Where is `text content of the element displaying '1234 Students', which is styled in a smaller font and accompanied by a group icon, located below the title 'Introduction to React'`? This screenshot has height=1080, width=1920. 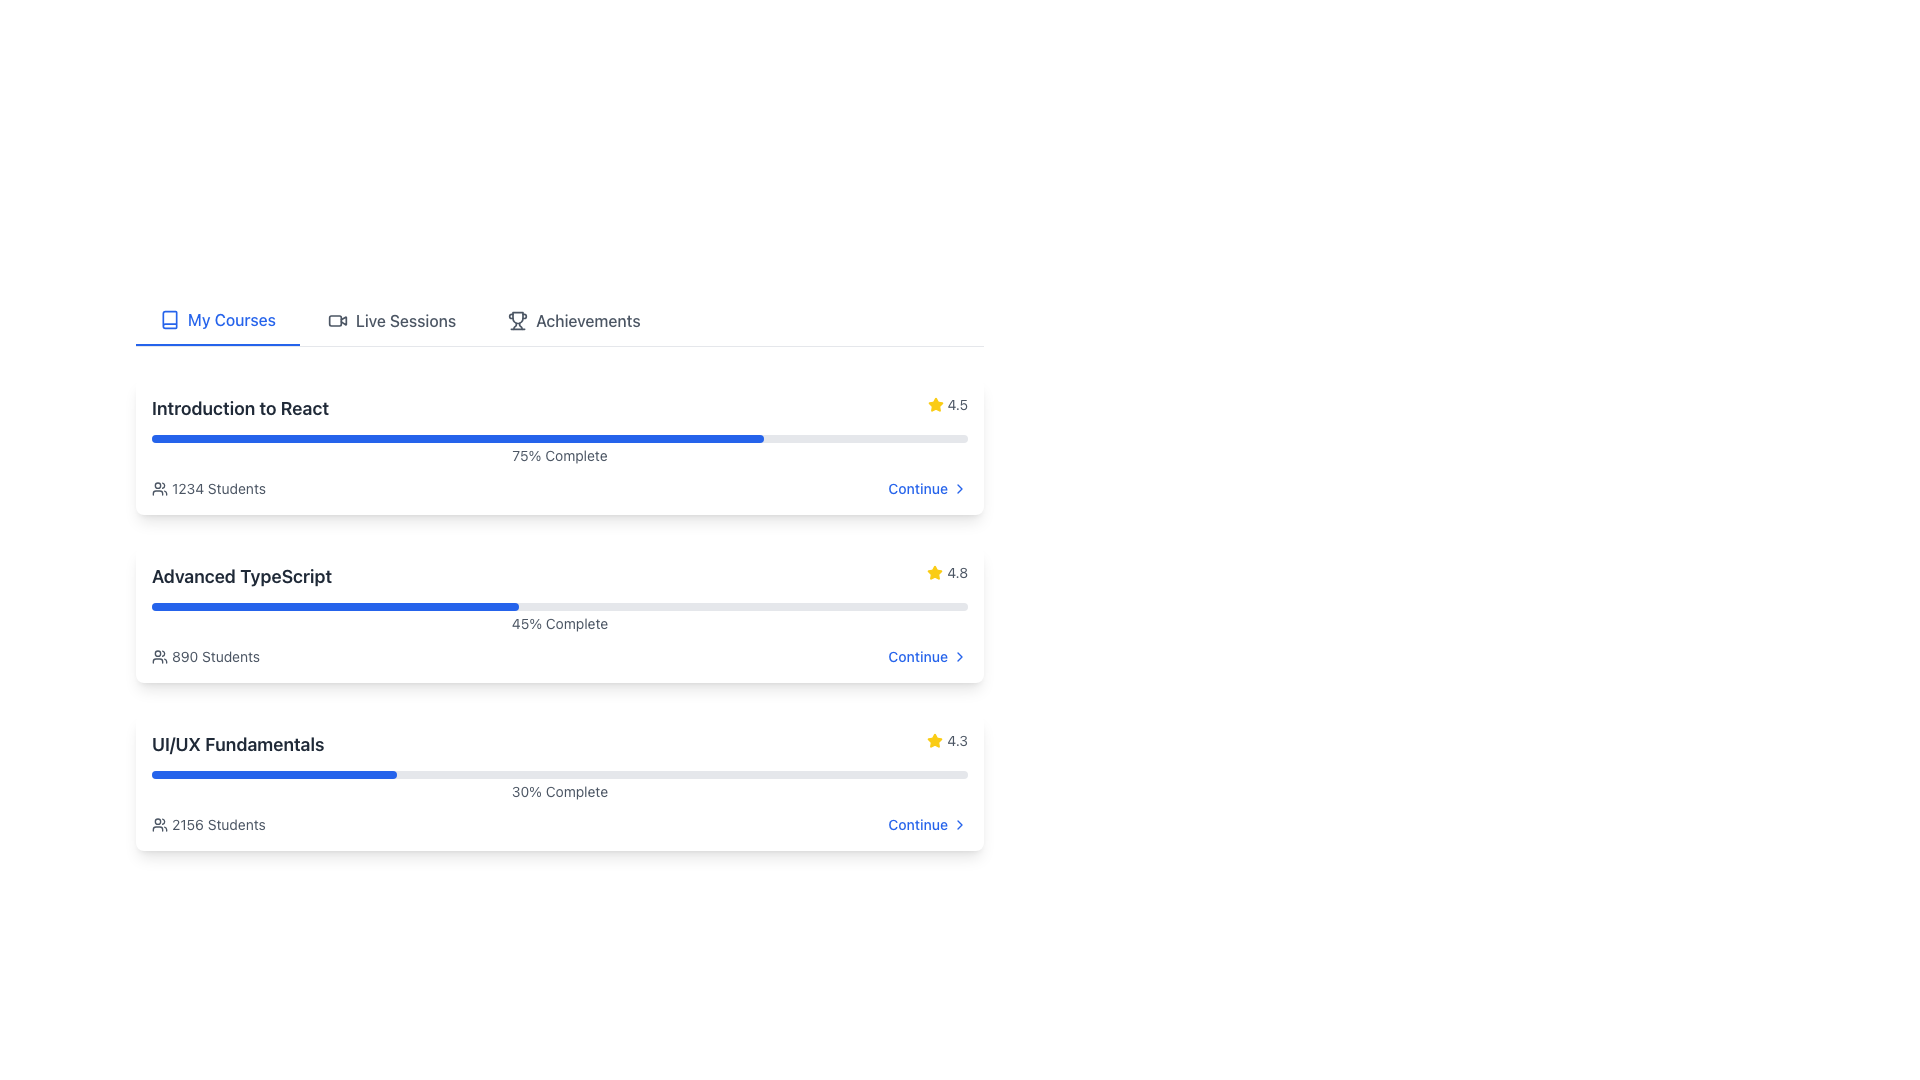 text content of the element displaying '1234 Students', which is styled in a smaller font and accompanied by a group icon, located below the title 'Introduction to React' is located at coordinates (208, 489).